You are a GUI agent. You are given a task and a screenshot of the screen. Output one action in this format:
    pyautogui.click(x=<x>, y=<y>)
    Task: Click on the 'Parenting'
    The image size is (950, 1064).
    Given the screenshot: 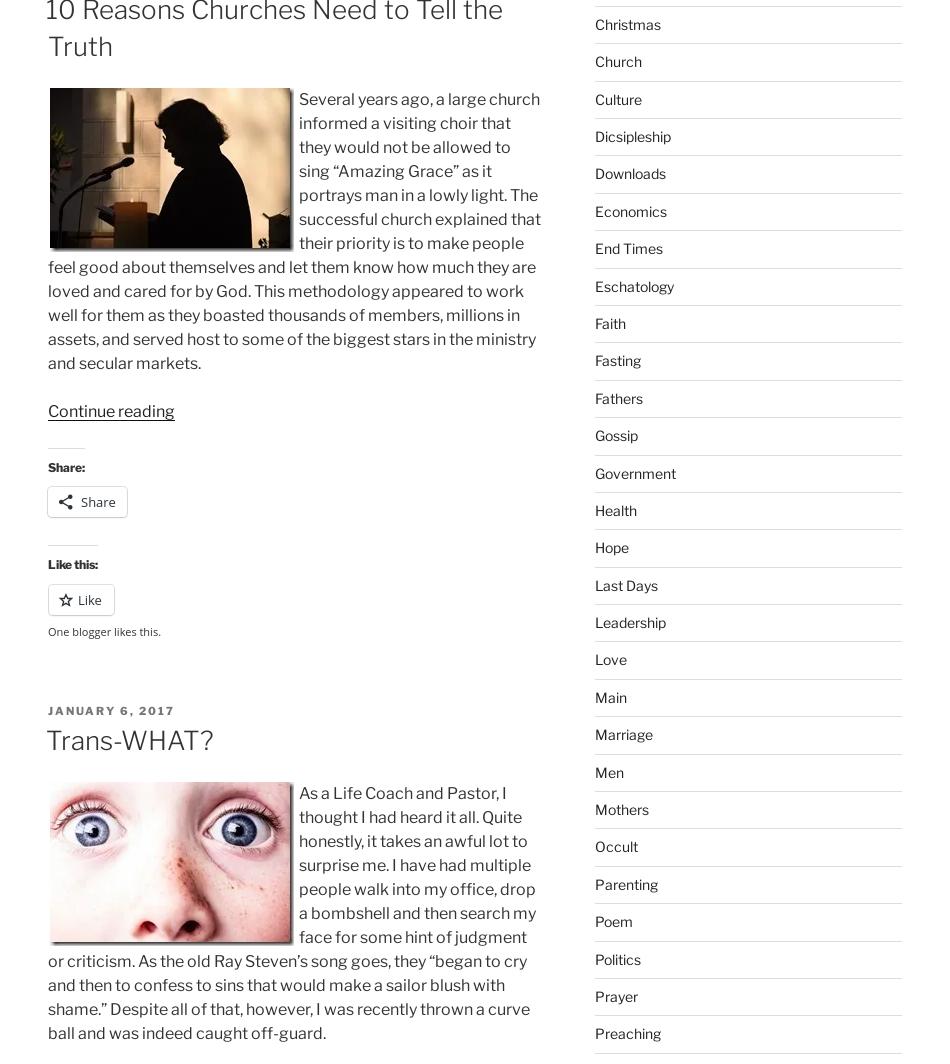 What is the action you would take?
    pyautogui.click(x=625, y=883)
    